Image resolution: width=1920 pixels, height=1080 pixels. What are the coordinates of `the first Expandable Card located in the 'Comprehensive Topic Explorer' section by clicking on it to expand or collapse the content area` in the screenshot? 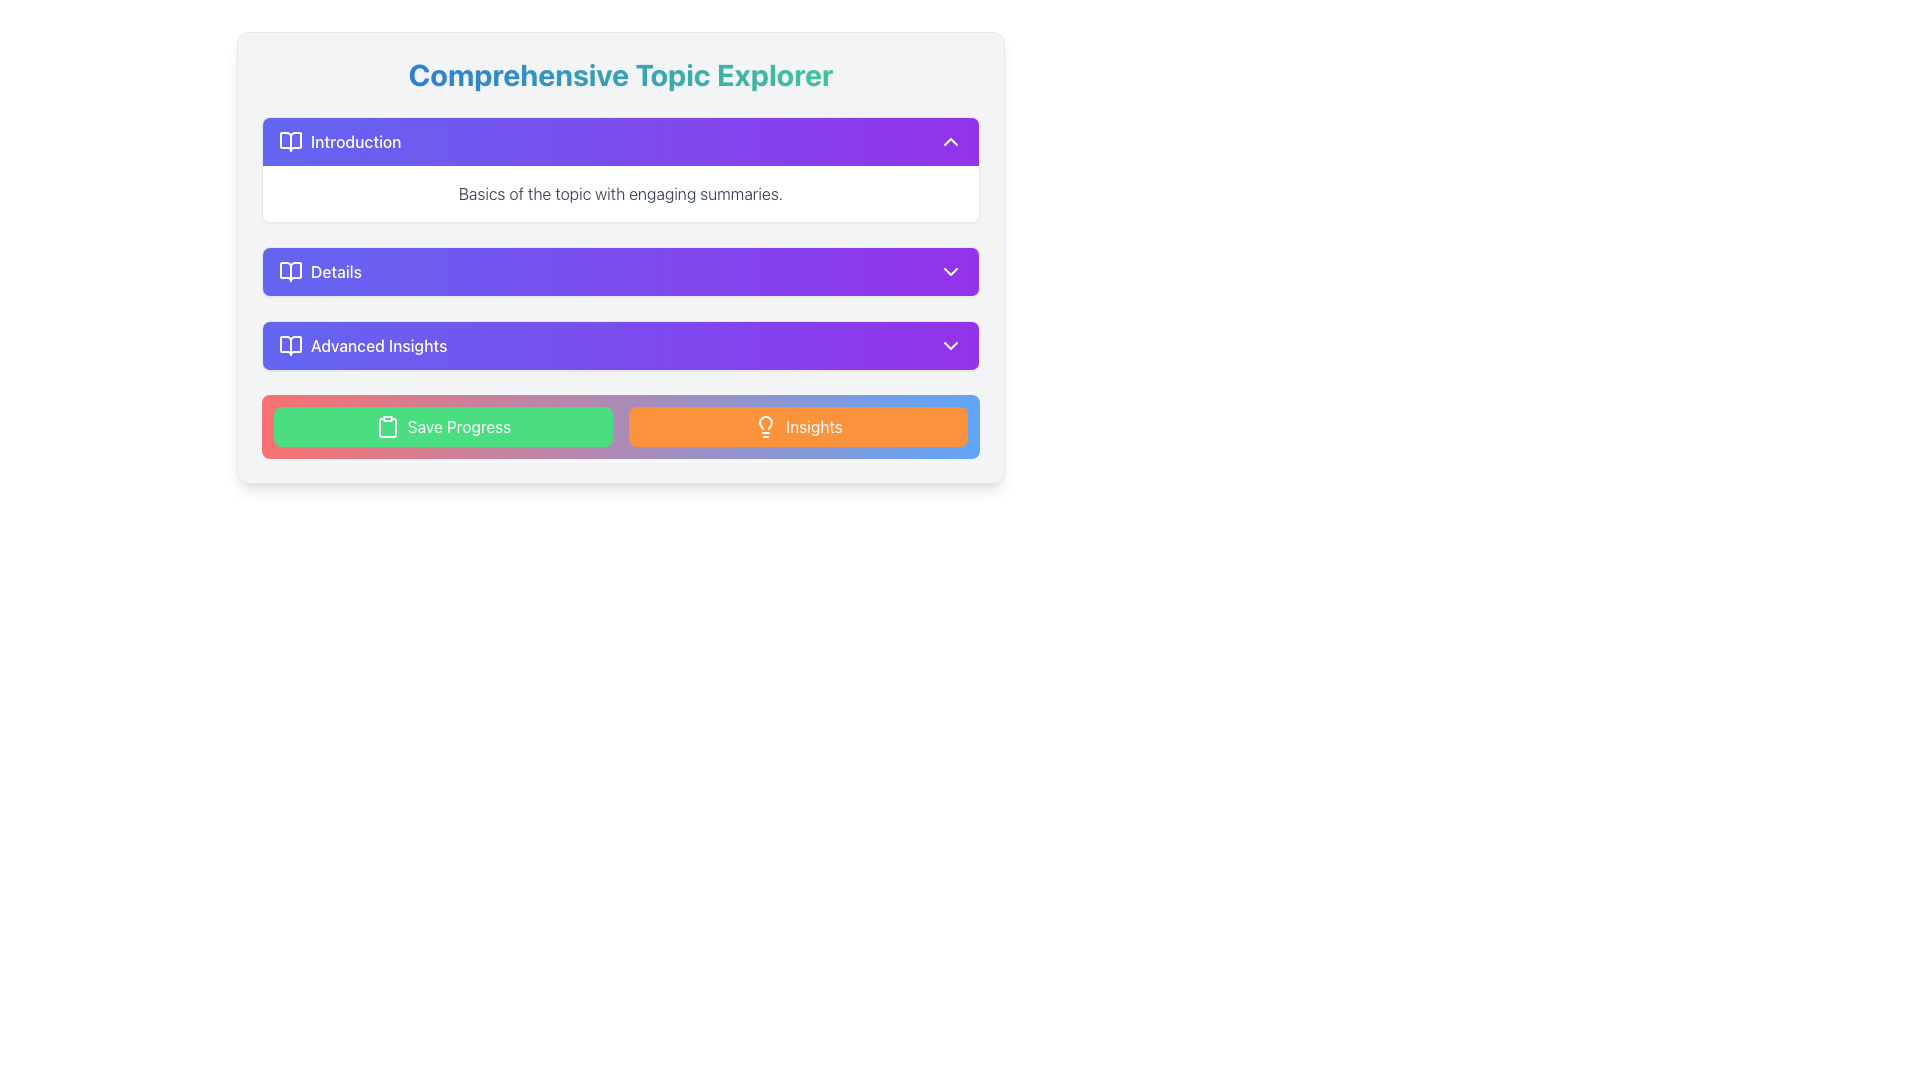 It's located at (619, 168).